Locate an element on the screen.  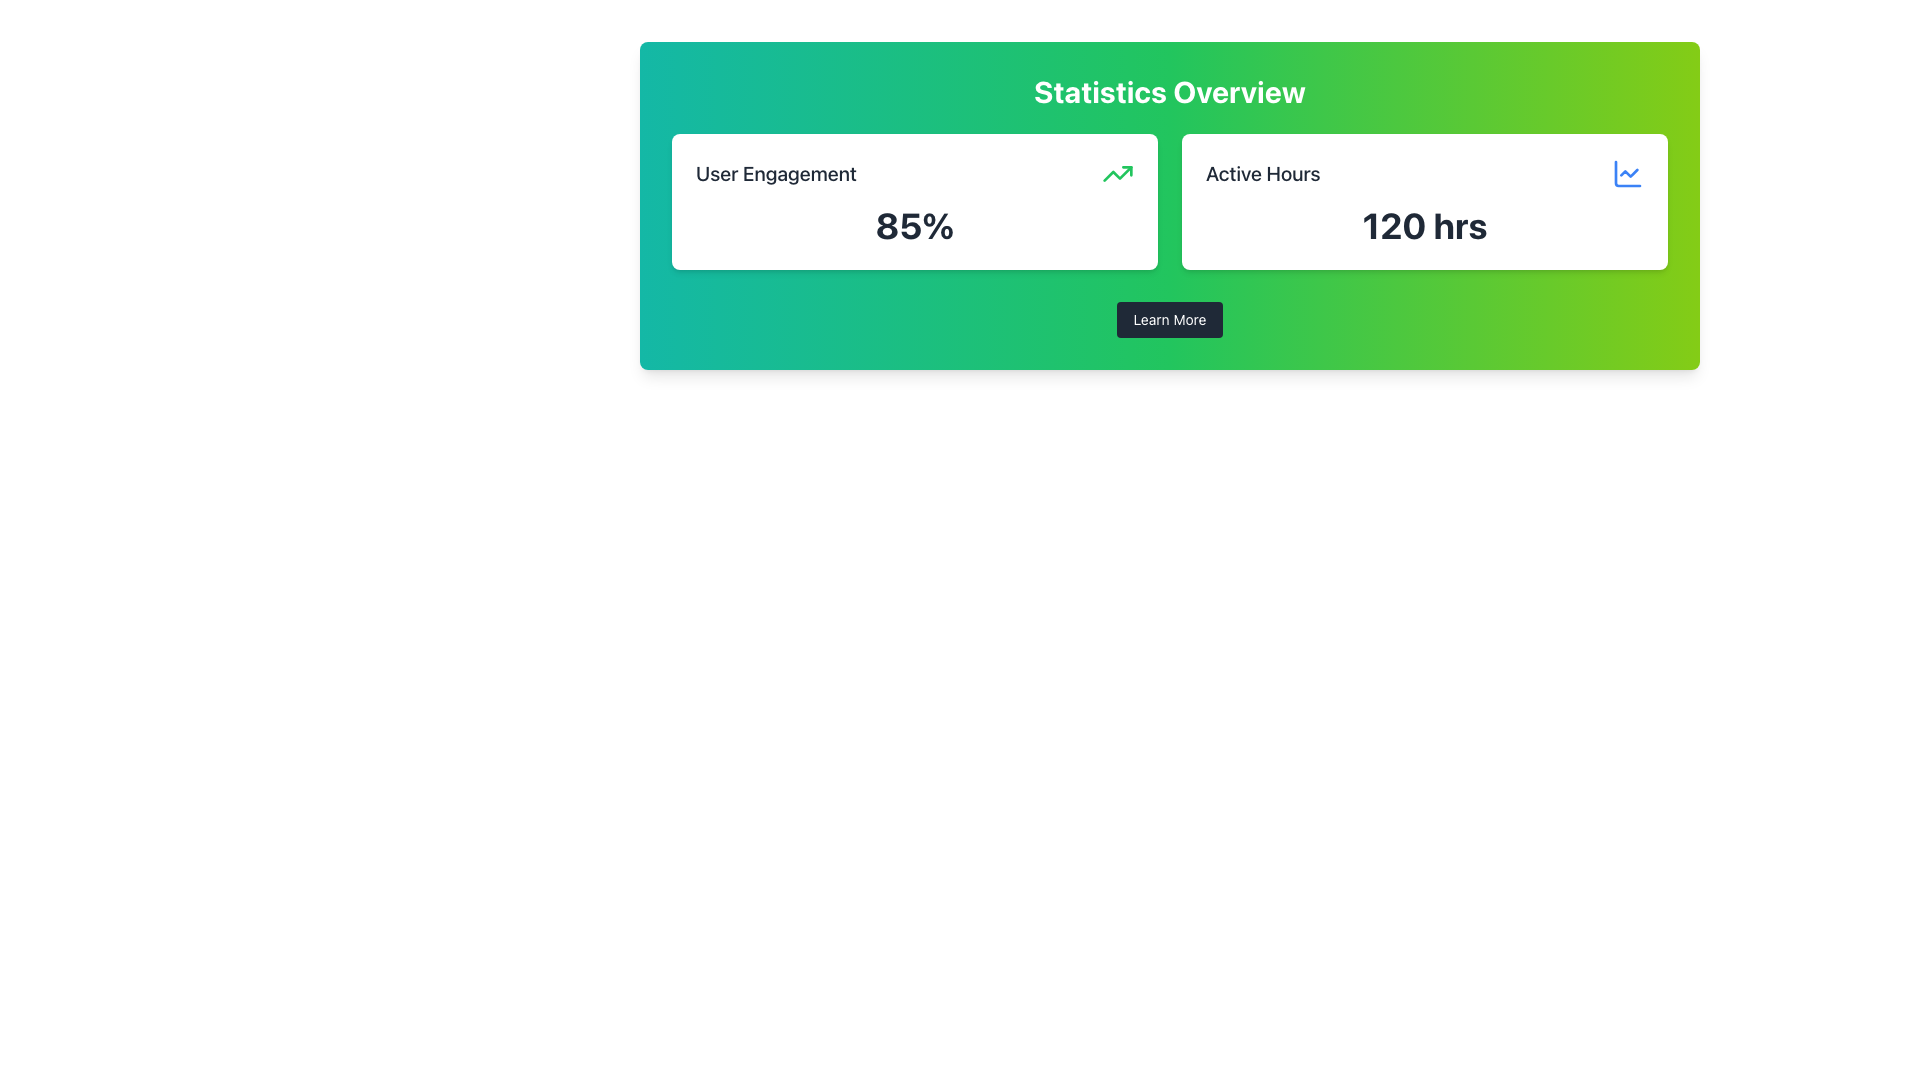
the Labeled Section Header element displaying 'Active Hours' with a line chart icon on the right side is located at coordinates (1424, 172).